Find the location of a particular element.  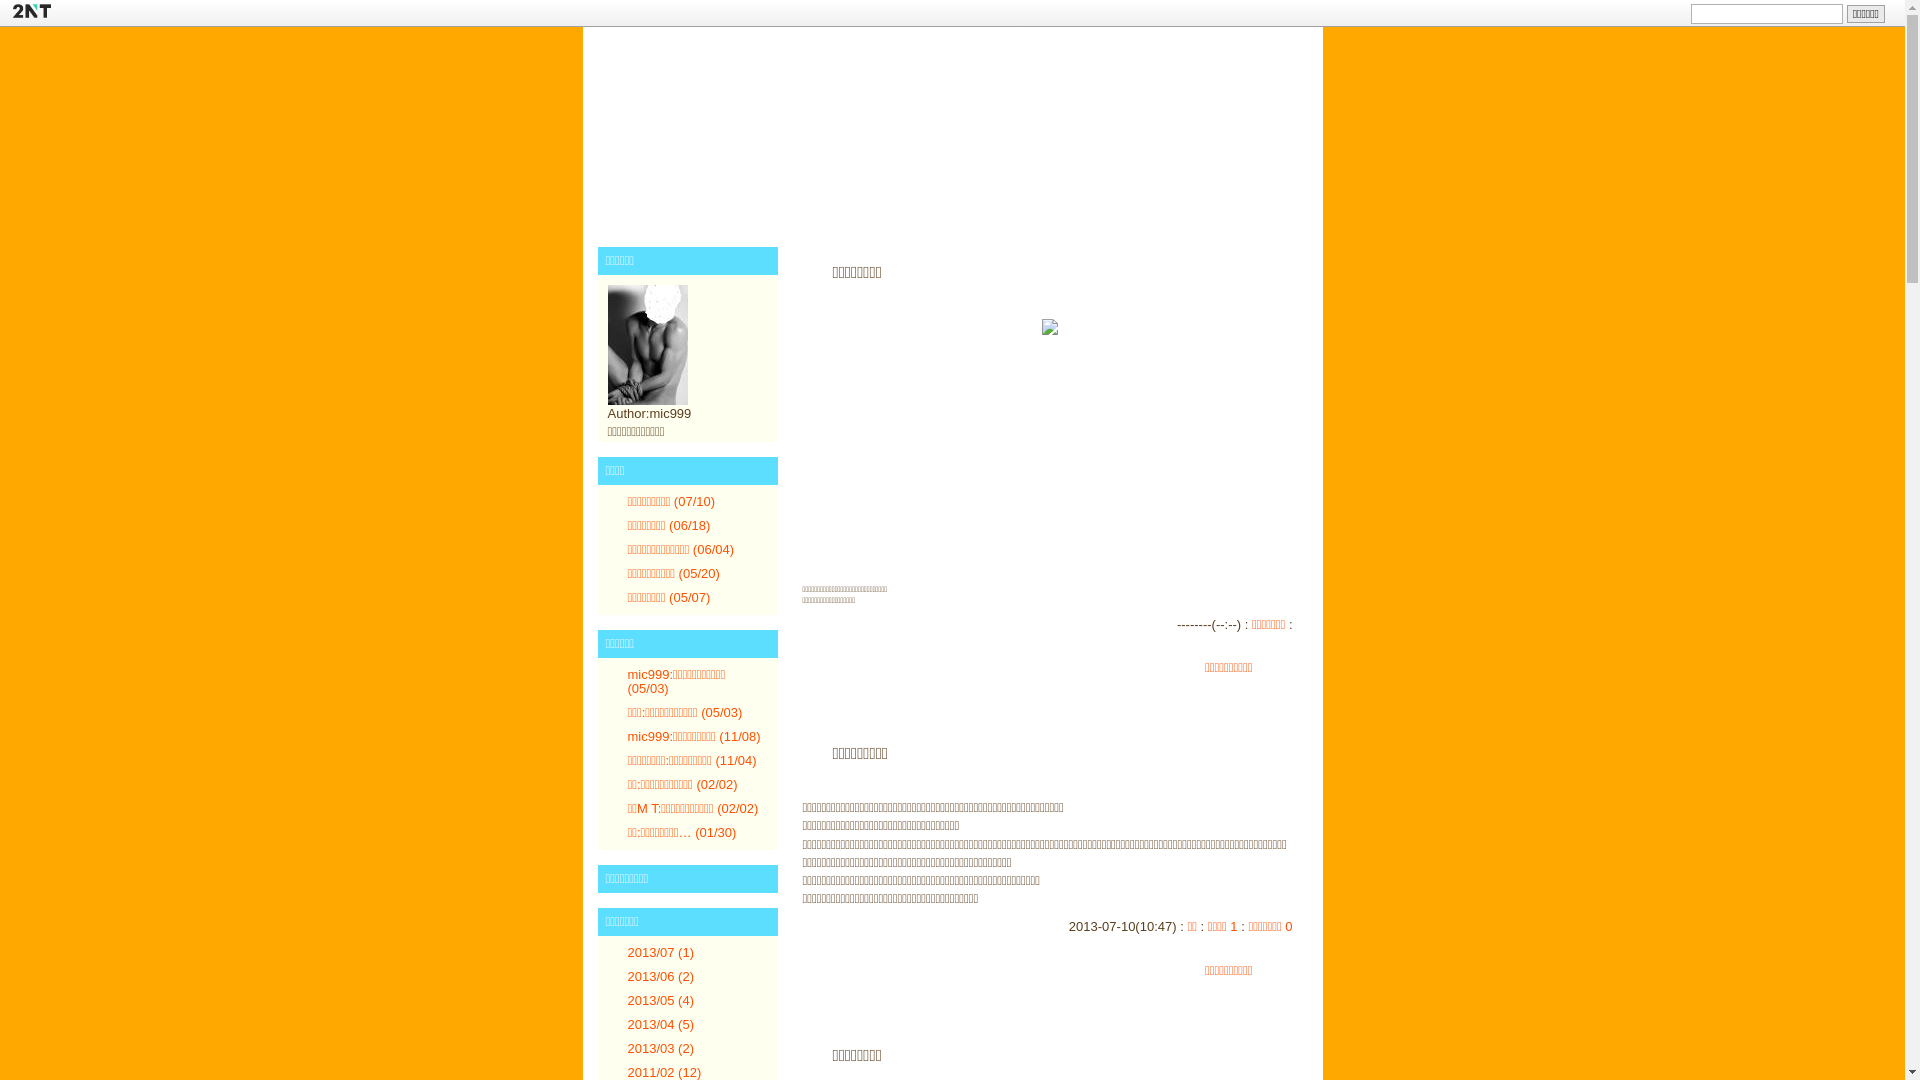

'2013/03 (2)' is located at coordinates (661, 1047).